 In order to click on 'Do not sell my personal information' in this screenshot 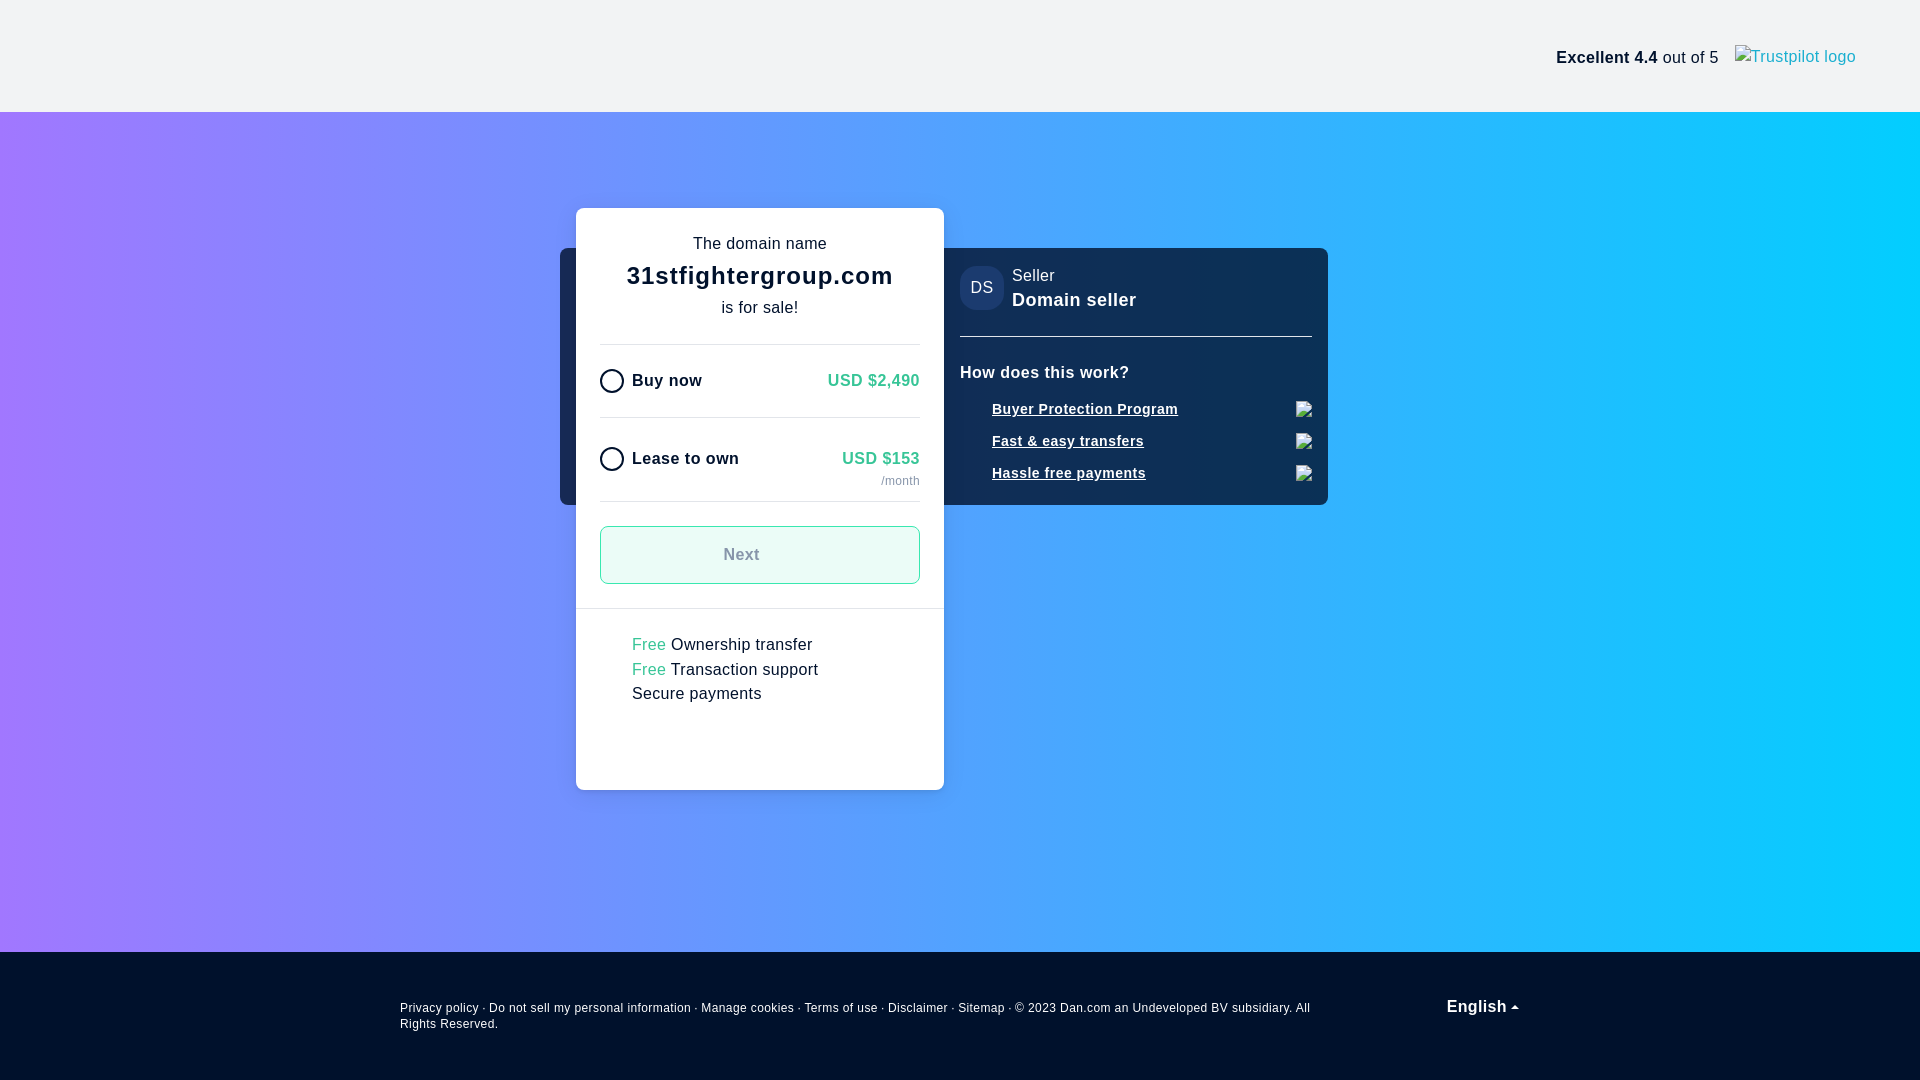, I will do `click(589, 1007)`.